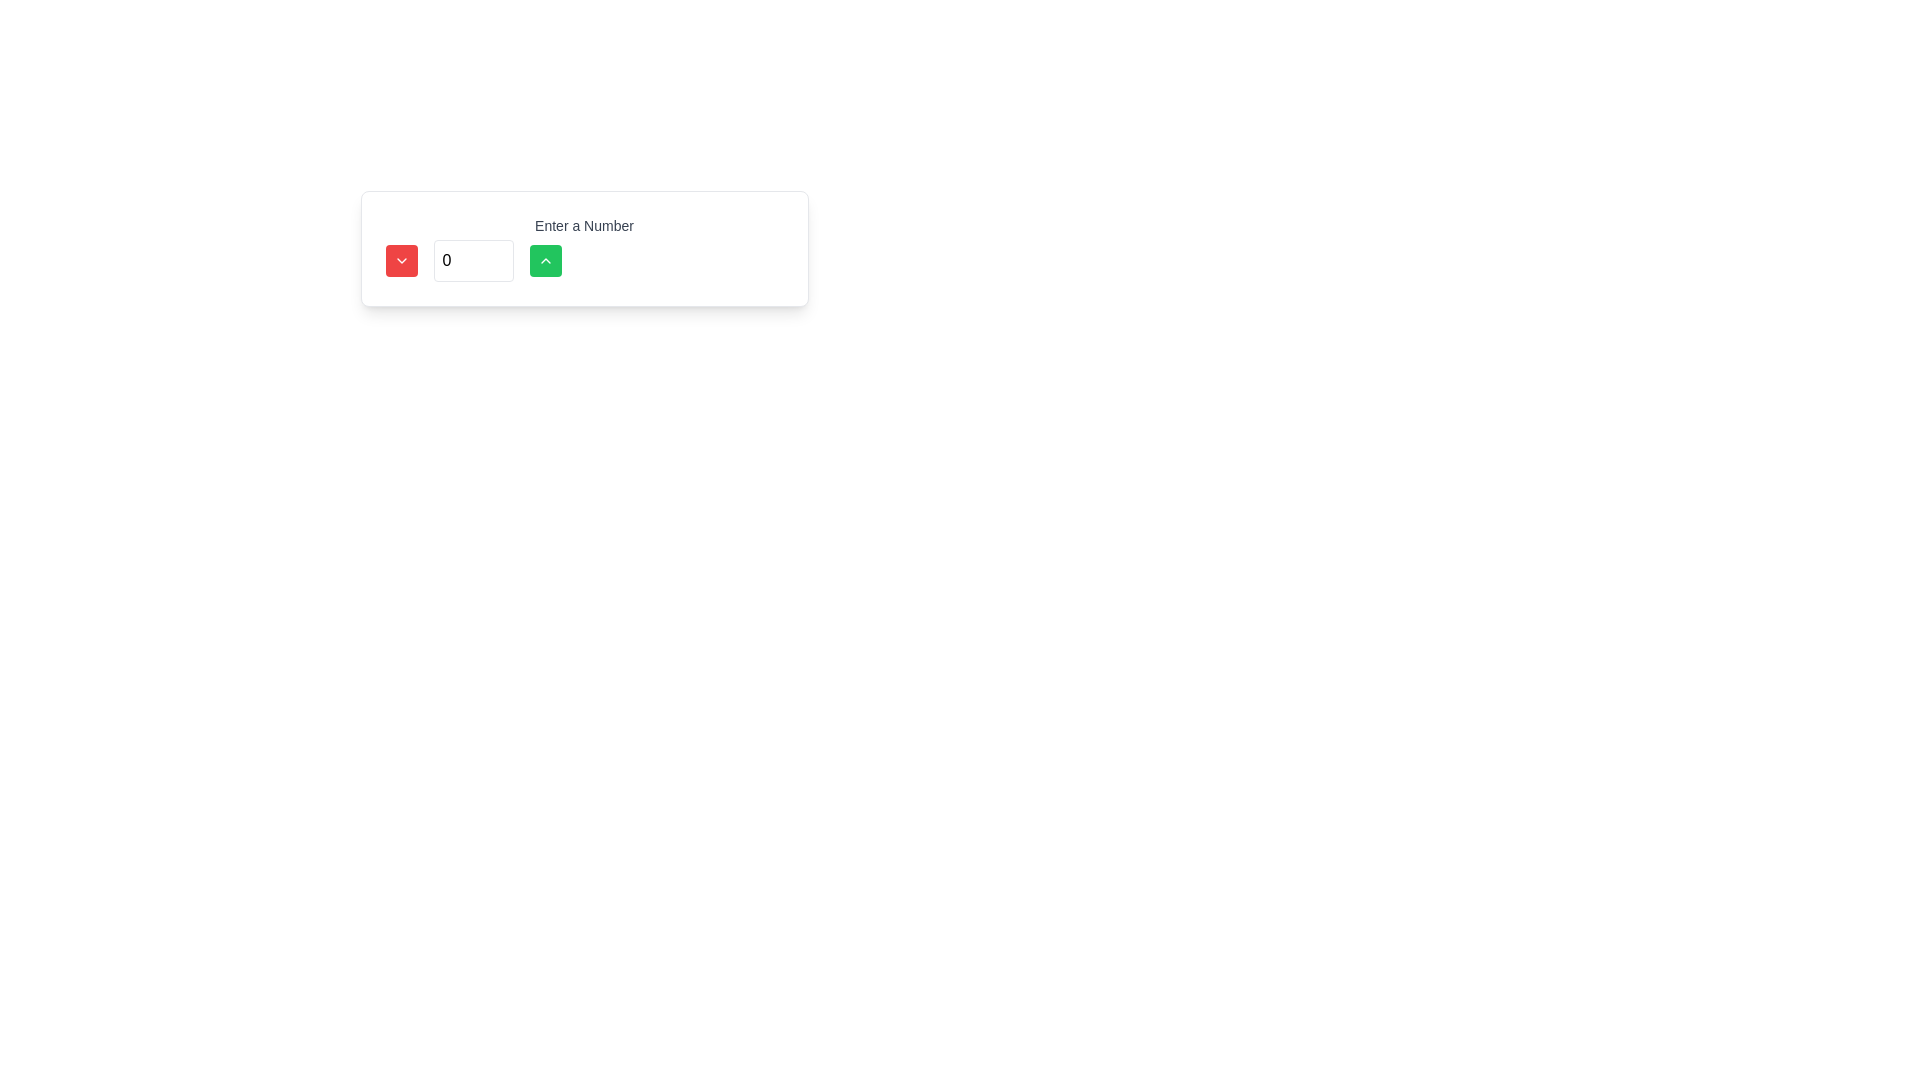 The height and width of the screenshot is (1080, 1920). Describe the element at coordinates (583, 260) in the screenshot. I see `the green button on the right side of the numeric input field to increase the number` at that location.